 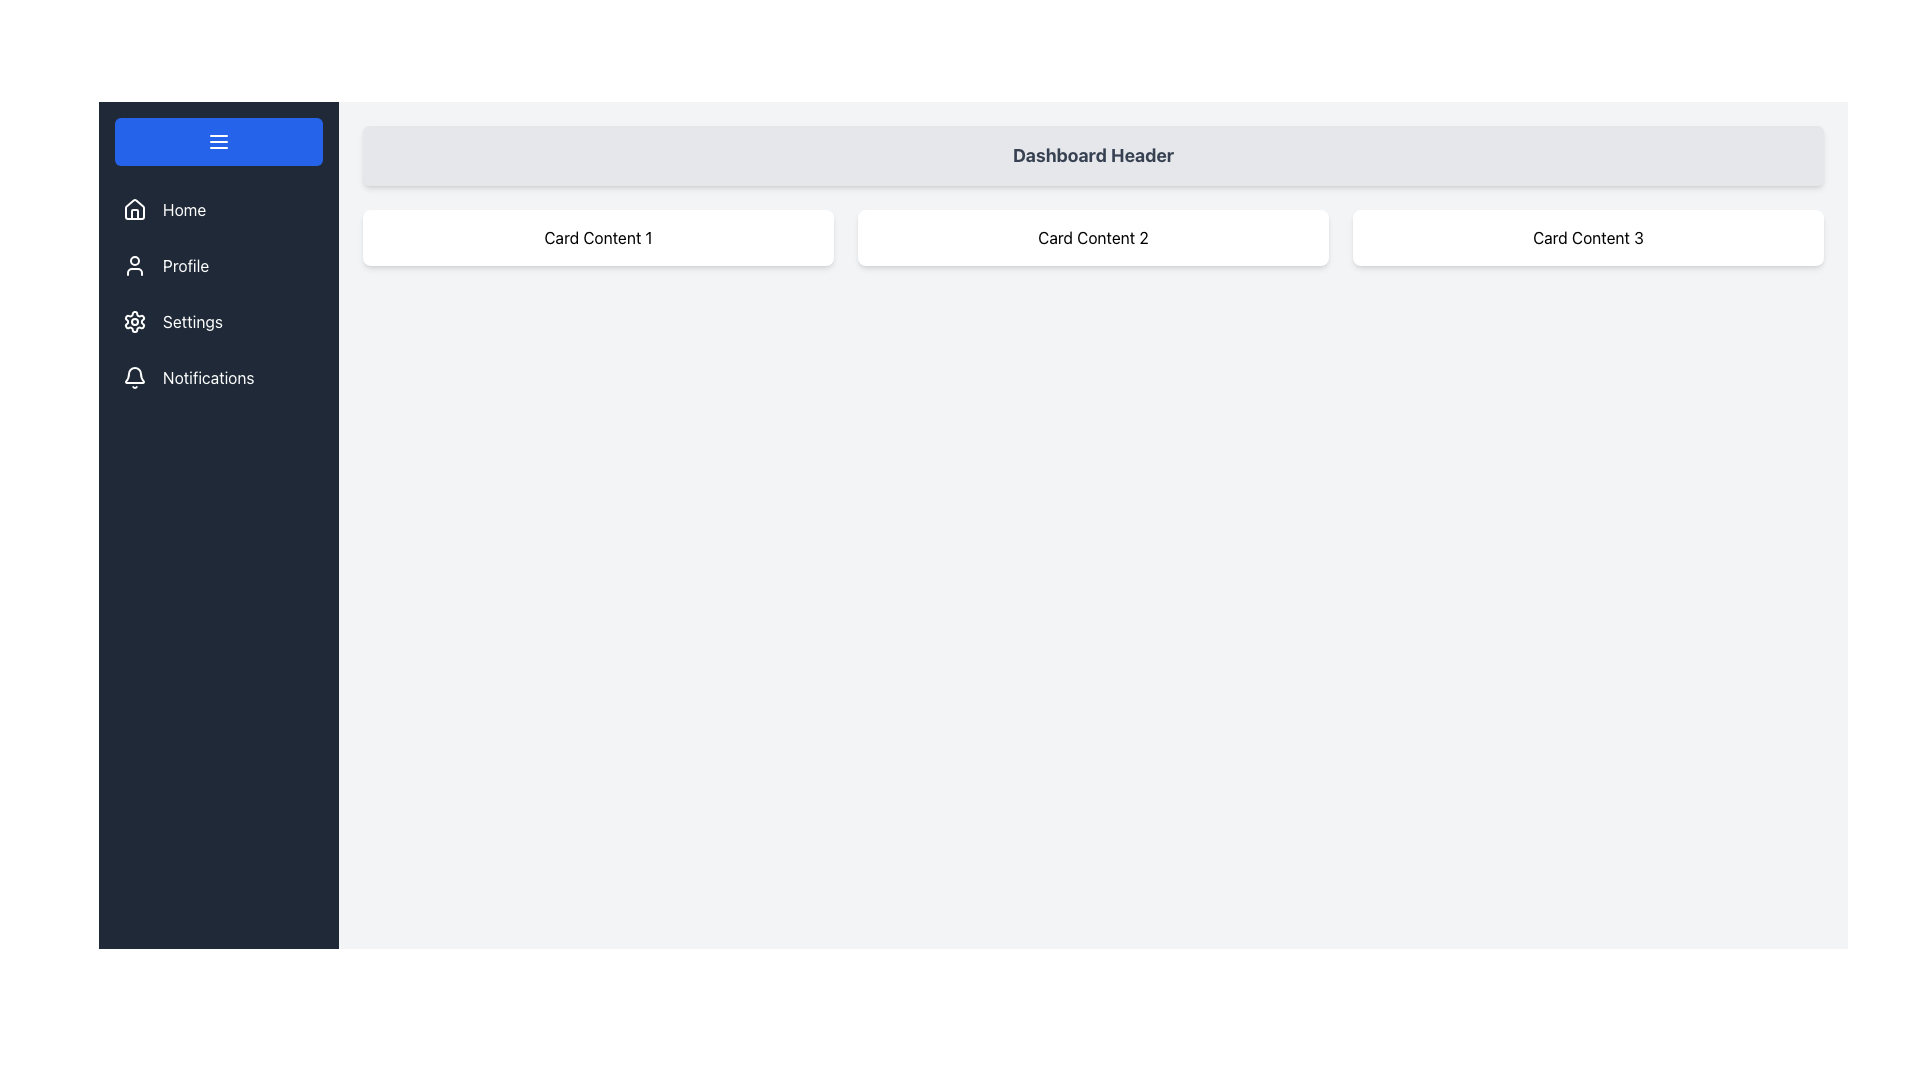 What do you see at coordinates (219, 141) in the screenshot?
I see `the rectangular blue button with a hamburger menu icon at the top of the vertical sidebar` at bounding box center [219, 141].